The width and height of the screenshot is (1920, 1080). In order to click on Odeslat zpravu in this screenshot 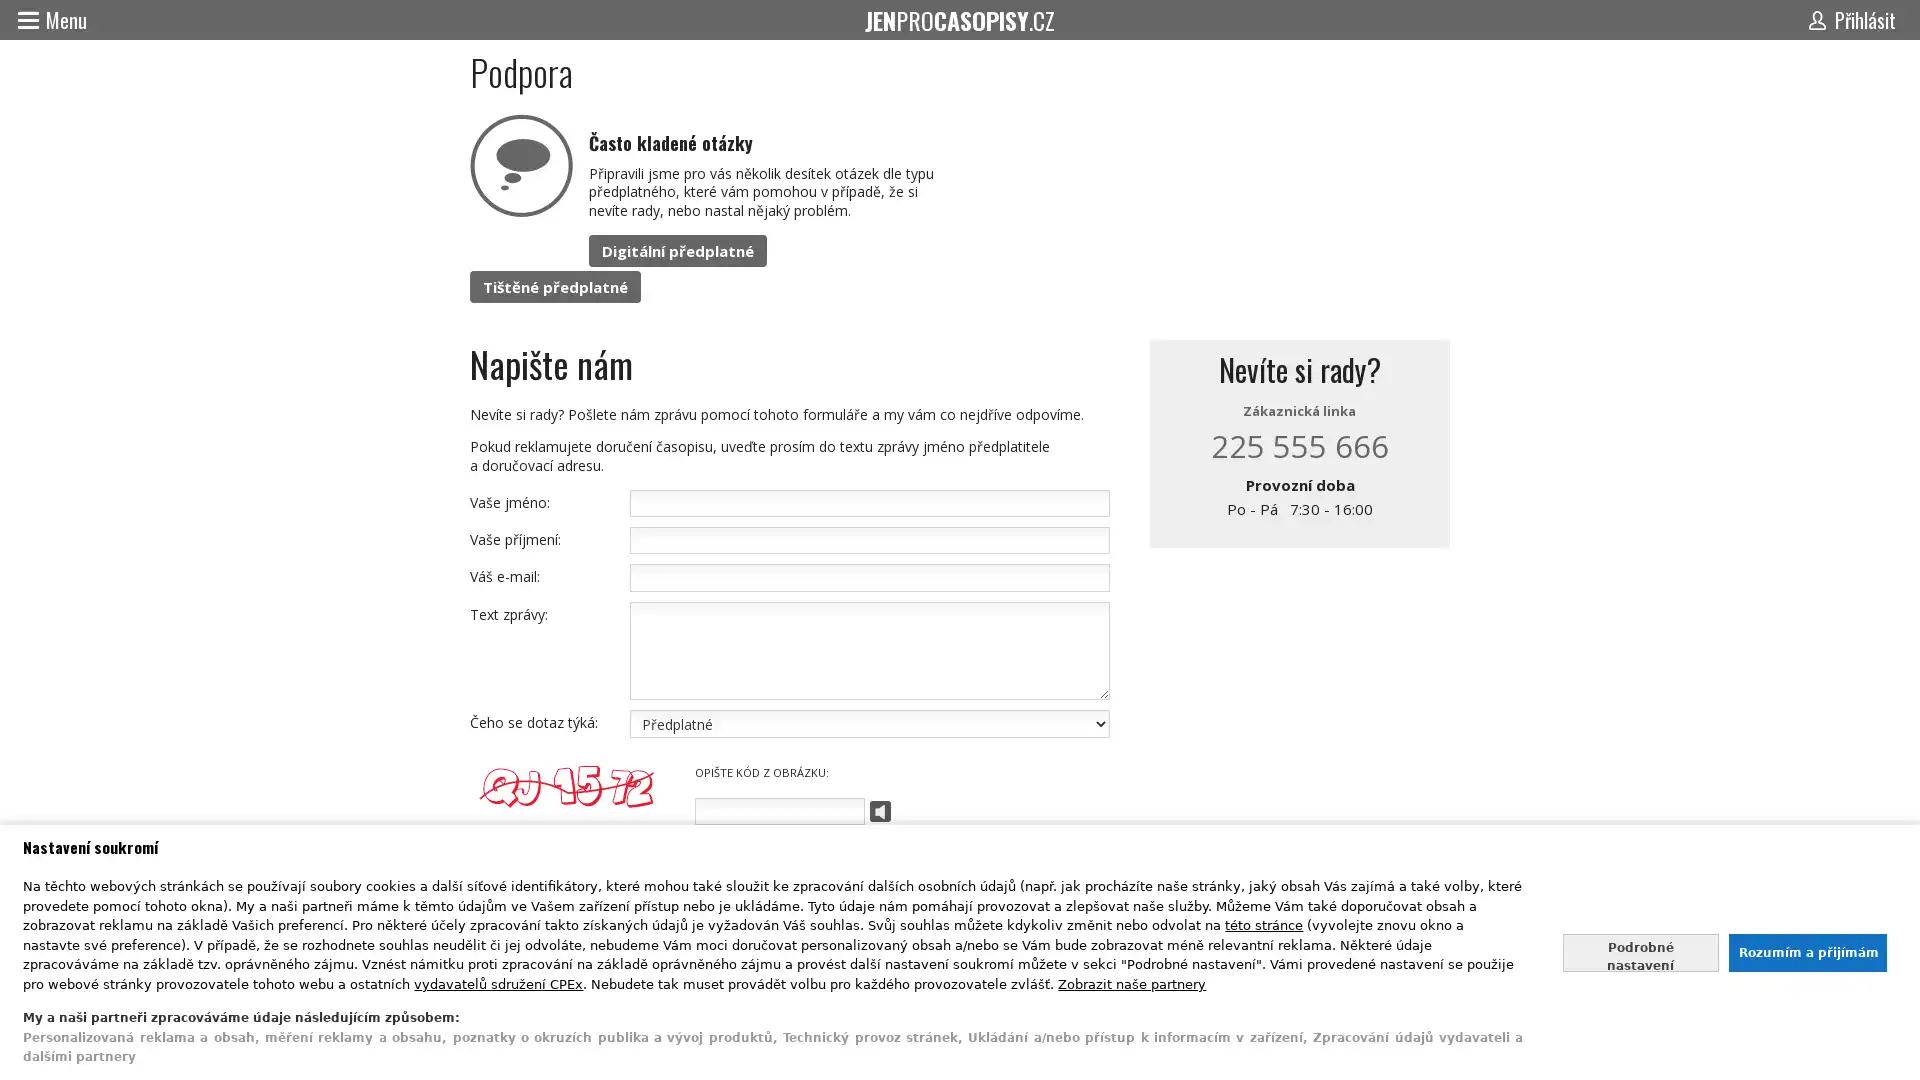, I will do `click(1038, 855)`.